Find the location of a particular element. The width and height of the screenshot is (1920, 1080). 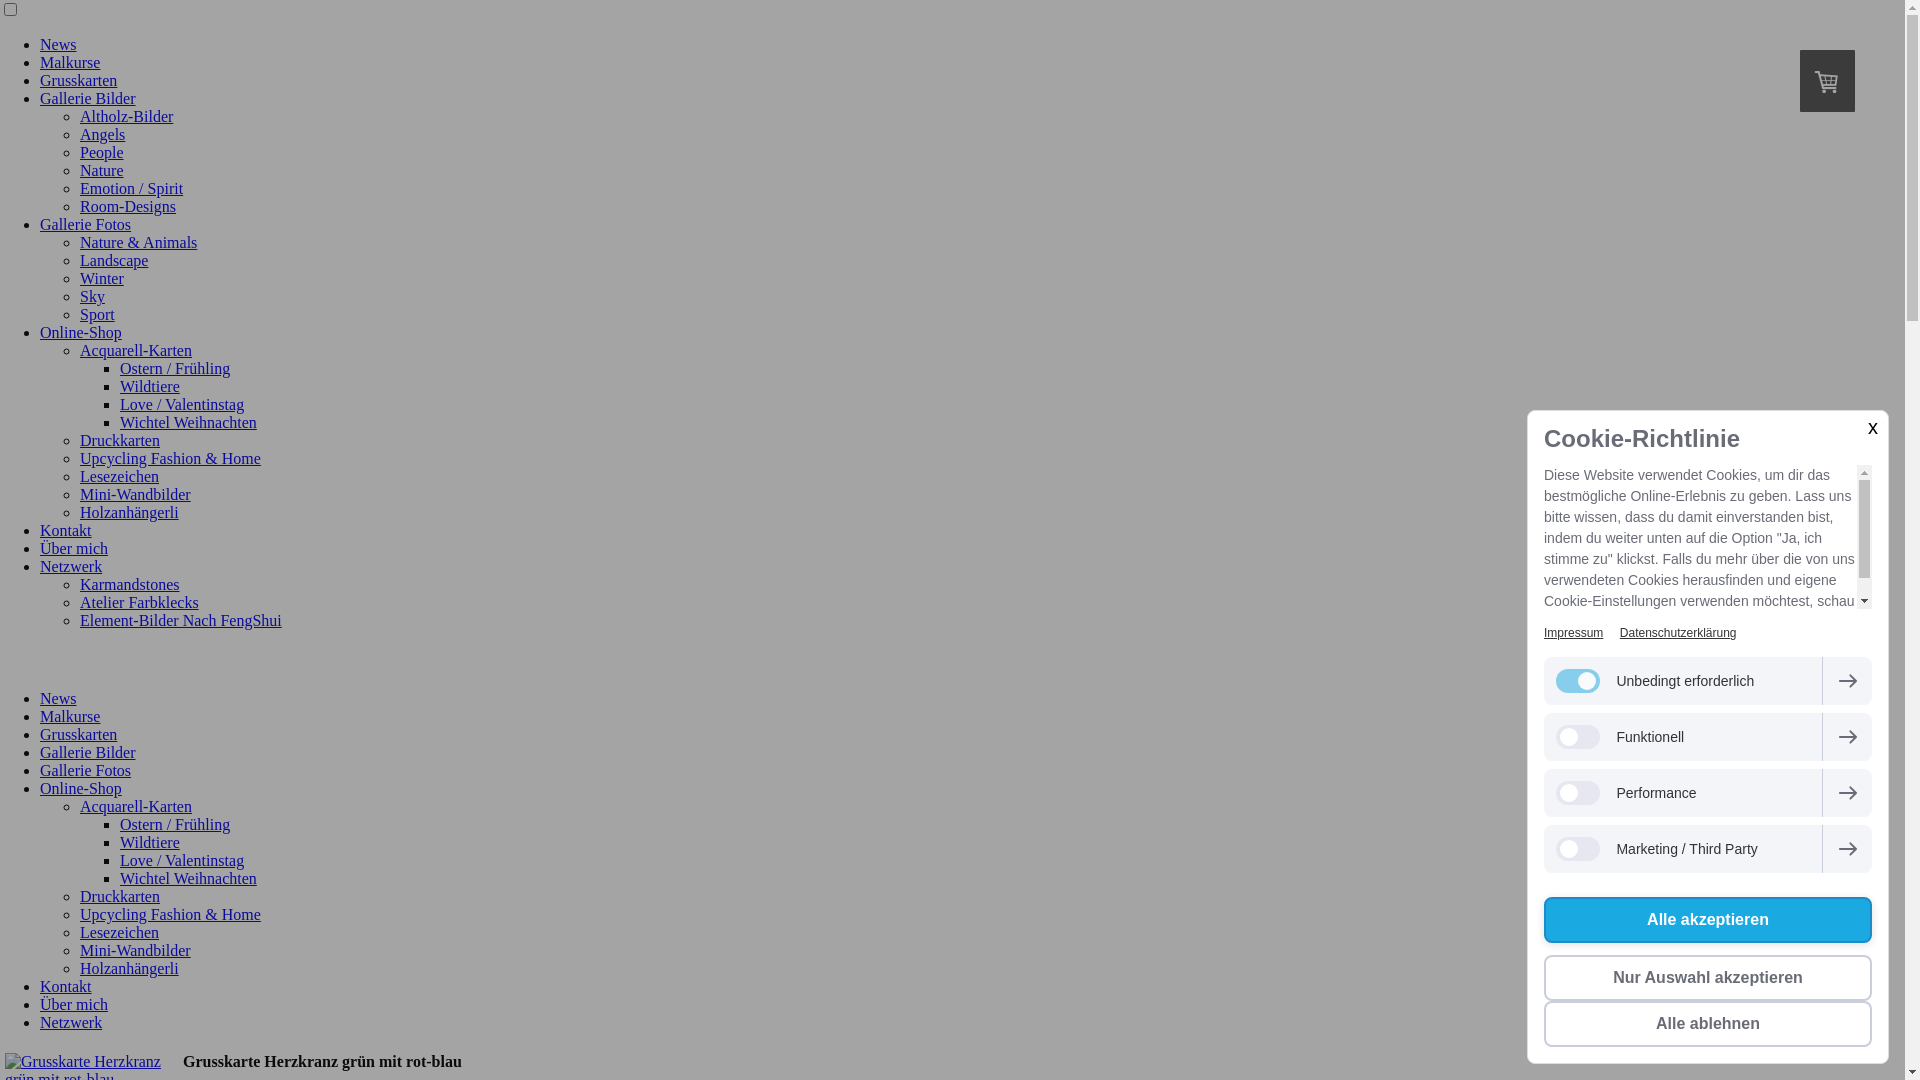

'Acquarell-Karten' is located at coordinates (80, 805).